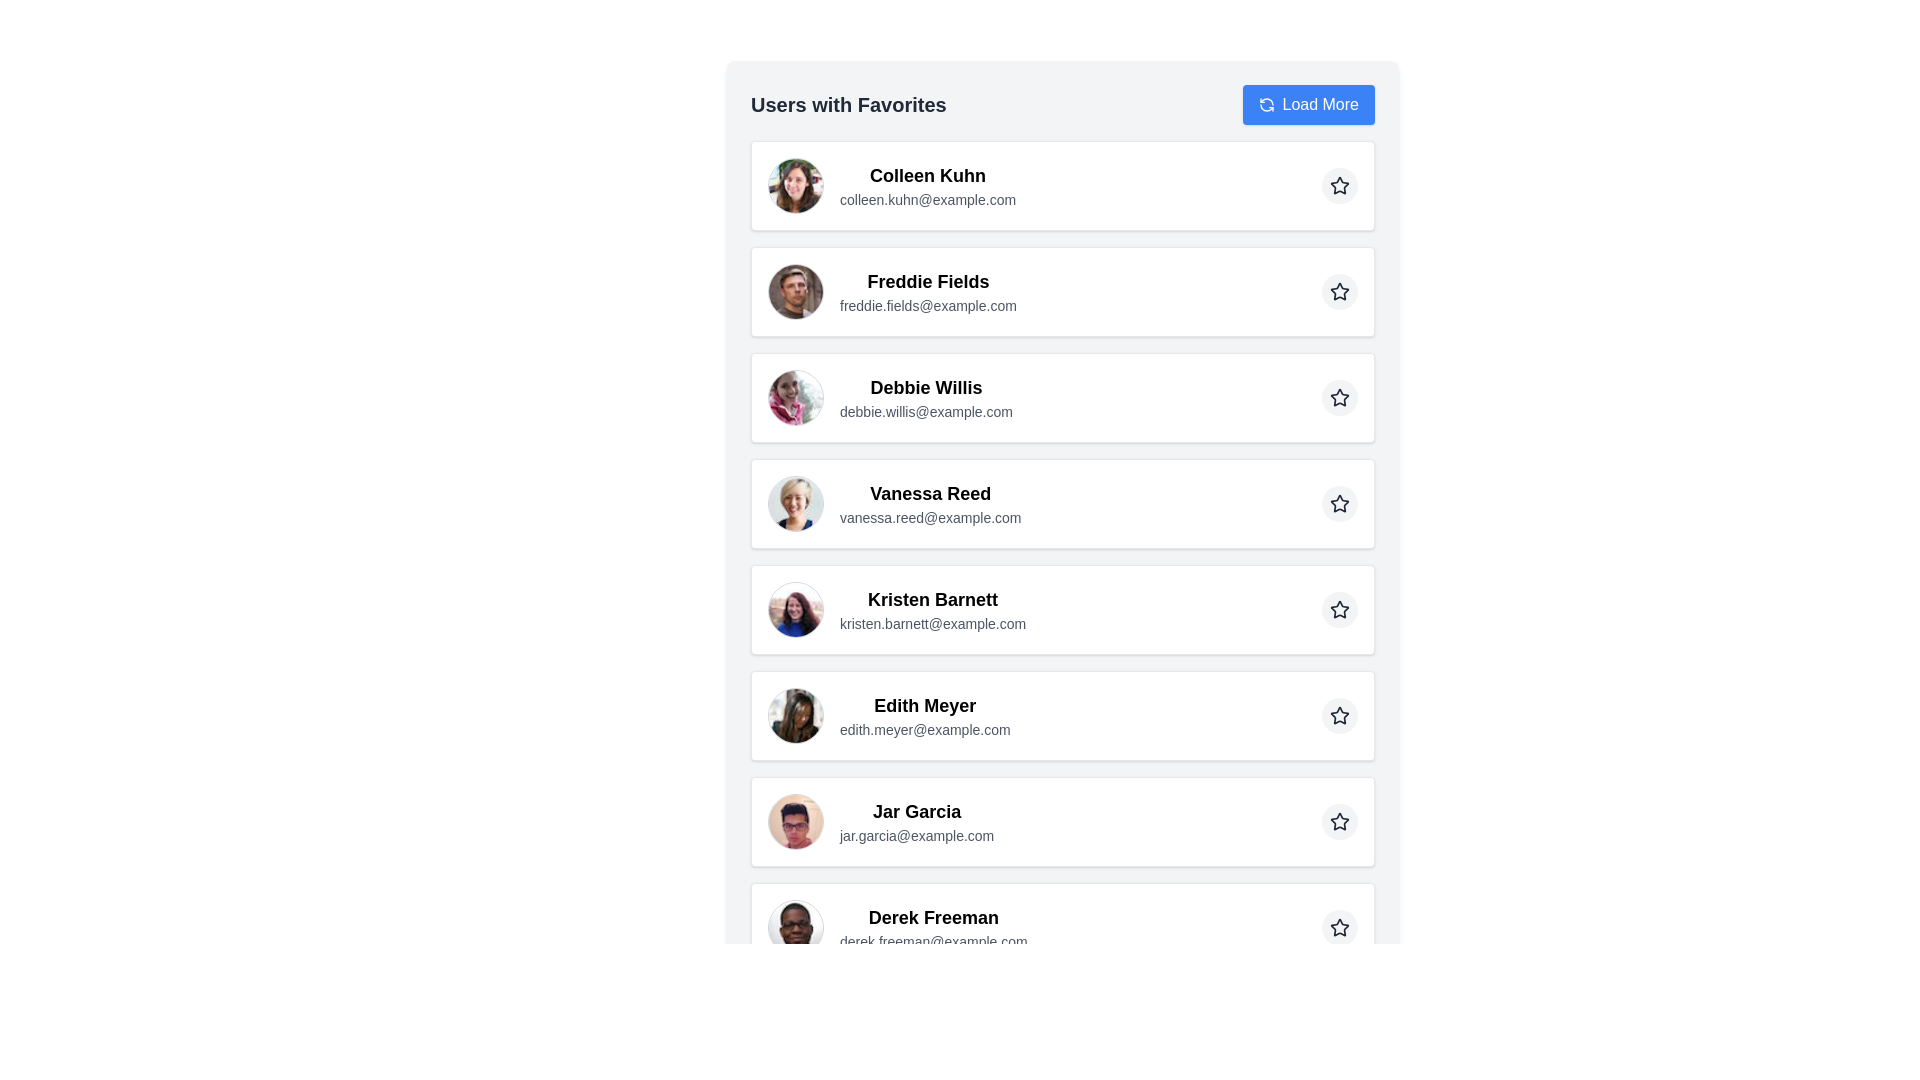 The image size is (1920, 1080). I want to click on the circular profile picture located, so click(795, 292).